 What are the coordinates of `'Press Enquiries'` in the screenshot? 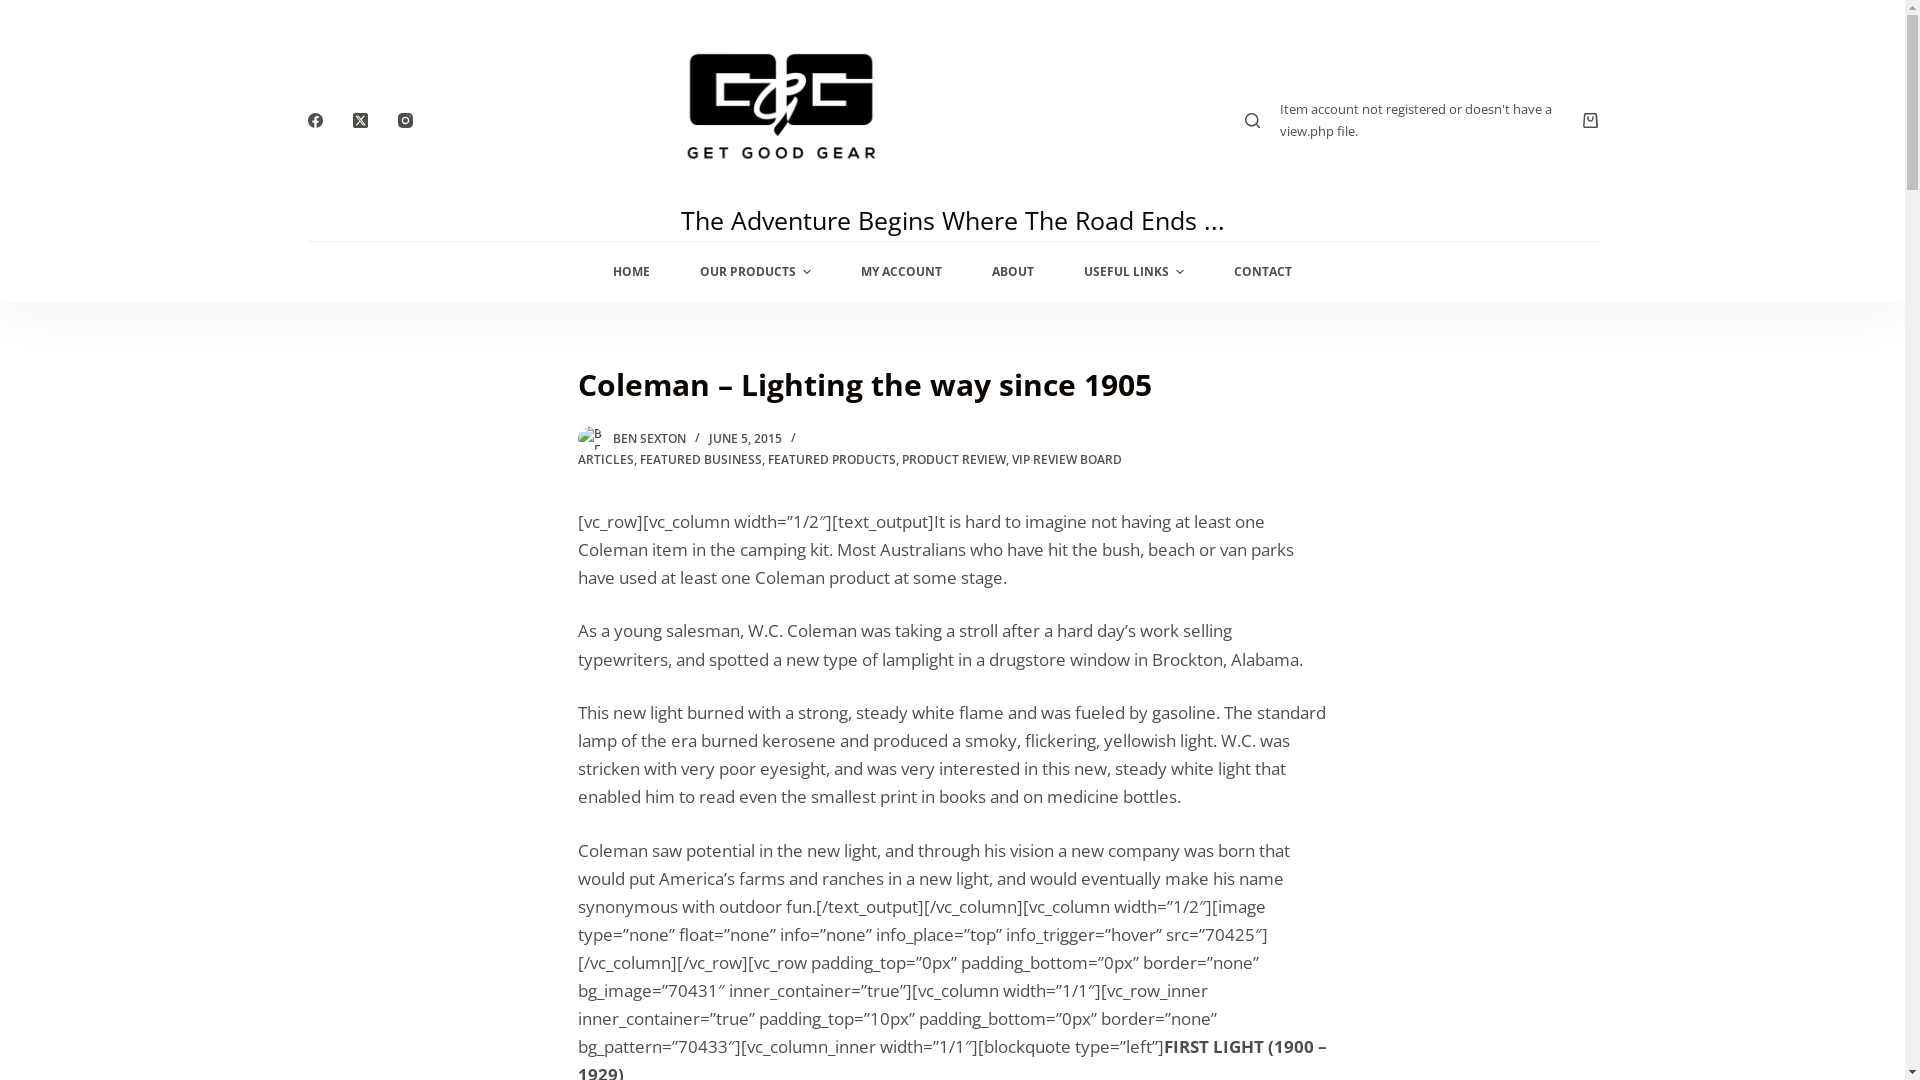 It's located at (701, 763).